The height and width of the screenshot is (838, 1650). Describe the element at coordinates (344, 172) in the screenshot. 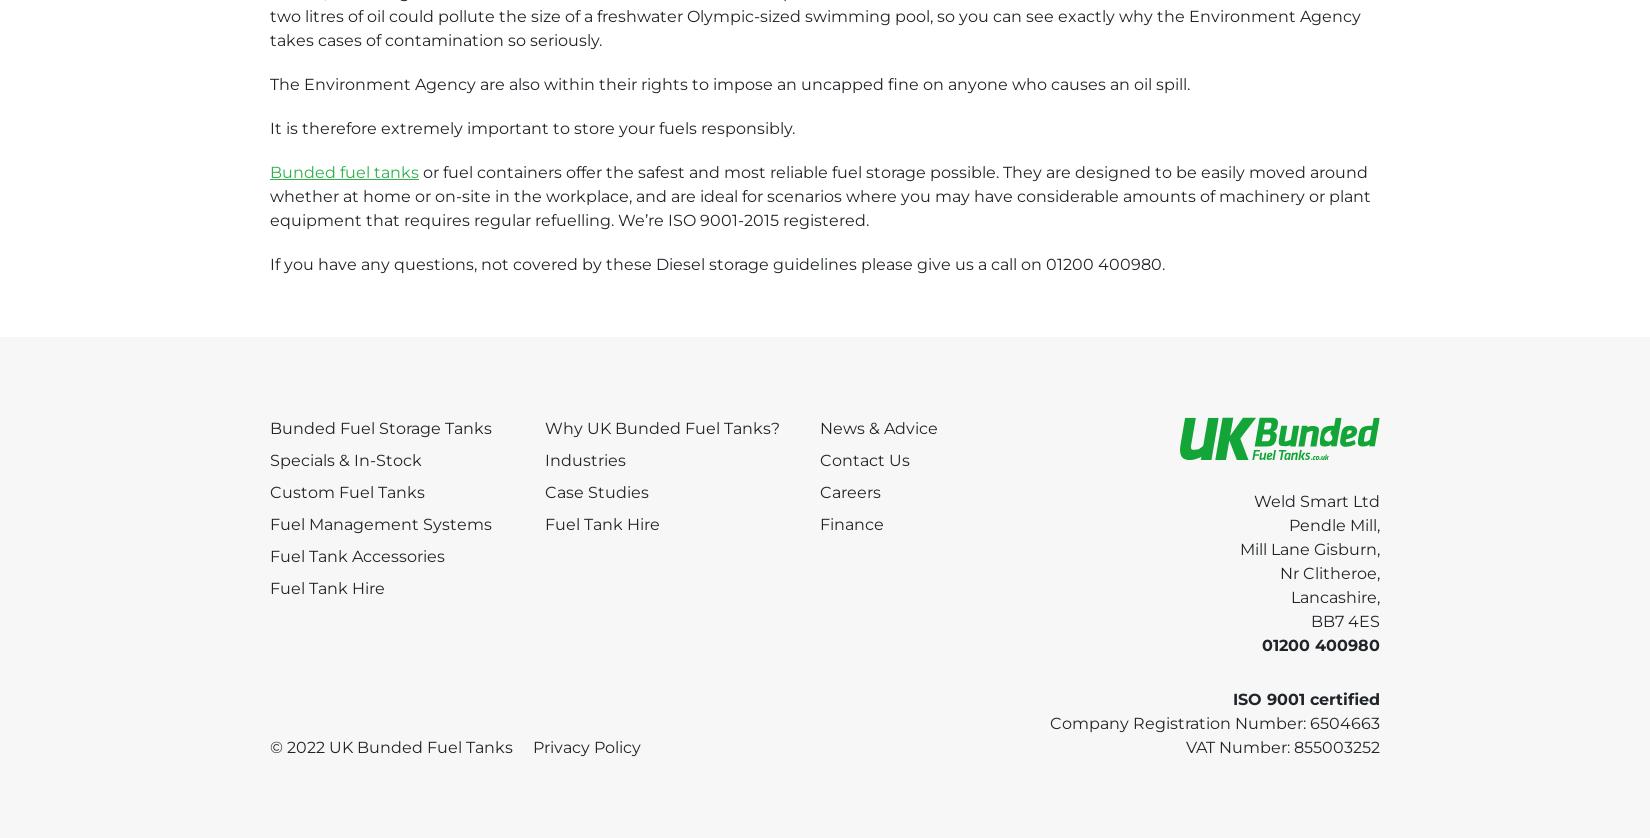

I see `'Bunded fuel tanks'` at that location.